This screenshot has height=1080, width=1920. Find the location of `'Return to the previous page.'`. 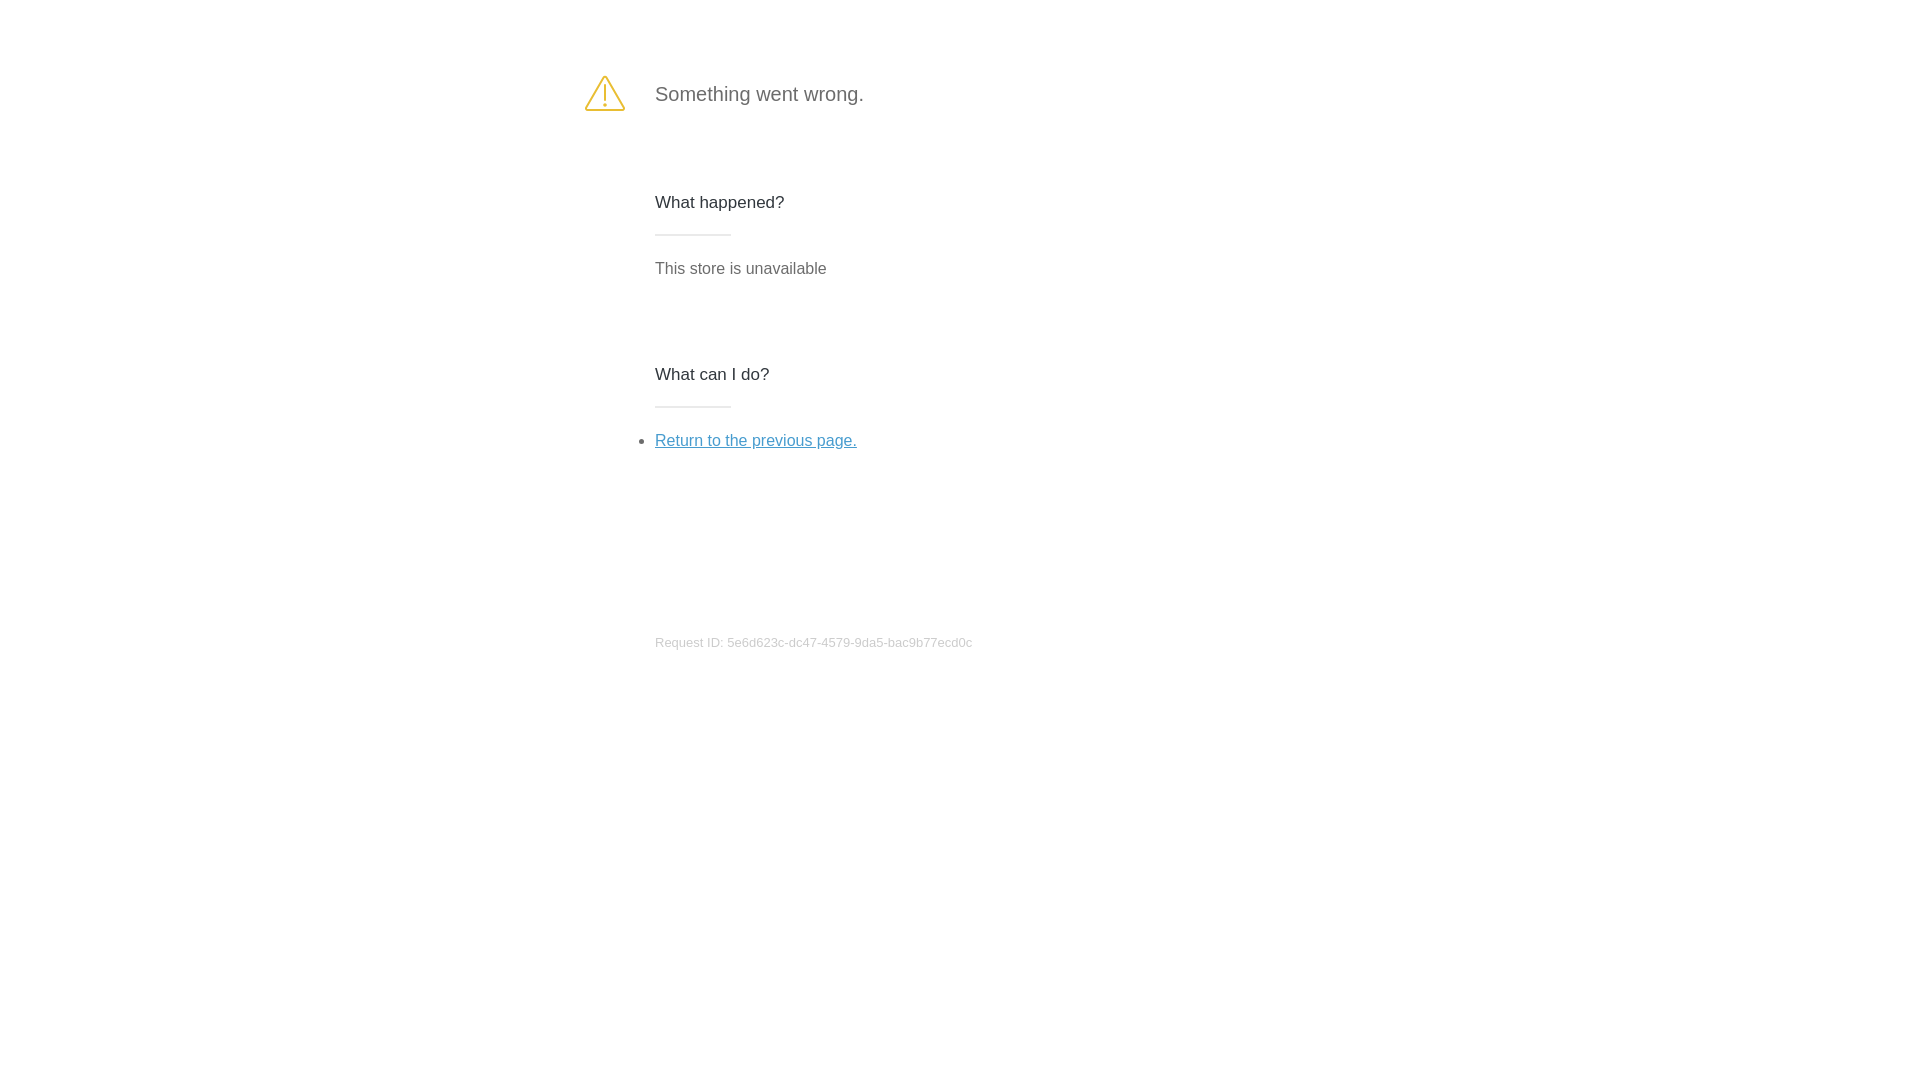

'Return to the previous page.' is located at coordinates (754, 439).